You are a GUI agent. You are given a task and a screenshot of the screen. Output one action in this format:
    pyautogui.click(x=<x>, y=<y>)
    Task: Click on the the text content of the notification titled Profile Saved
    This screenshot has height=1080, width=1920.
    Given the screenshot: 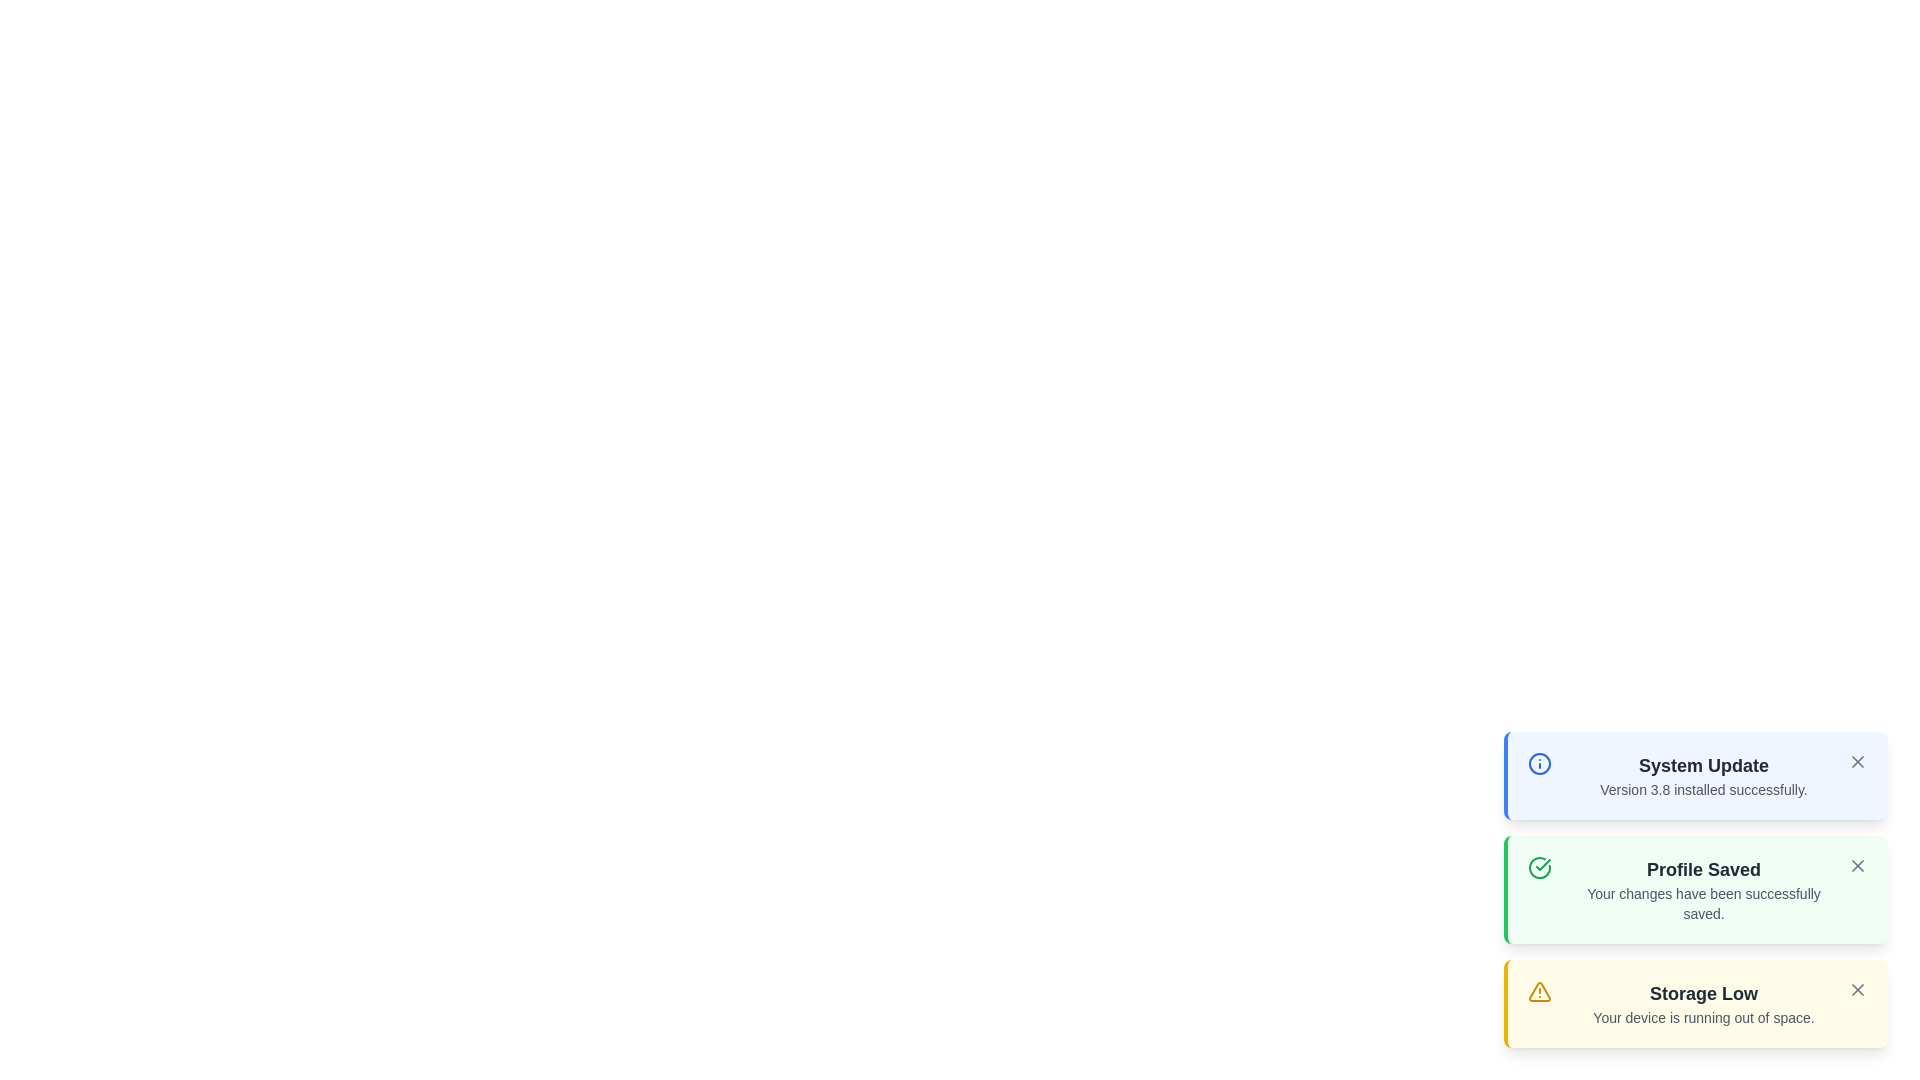 What is the action you would take?
    pyautogui.click(x=1703, y=869)
    